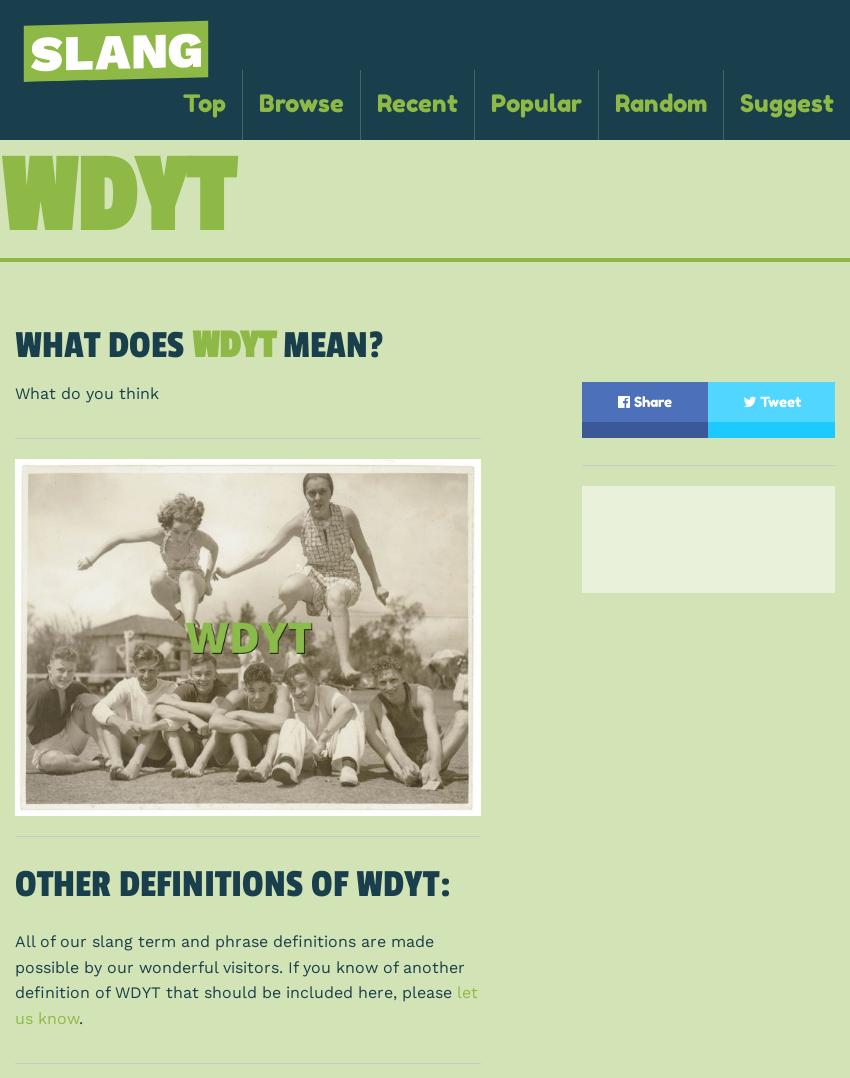  I want to click on 'Browse', so click(301, 102).